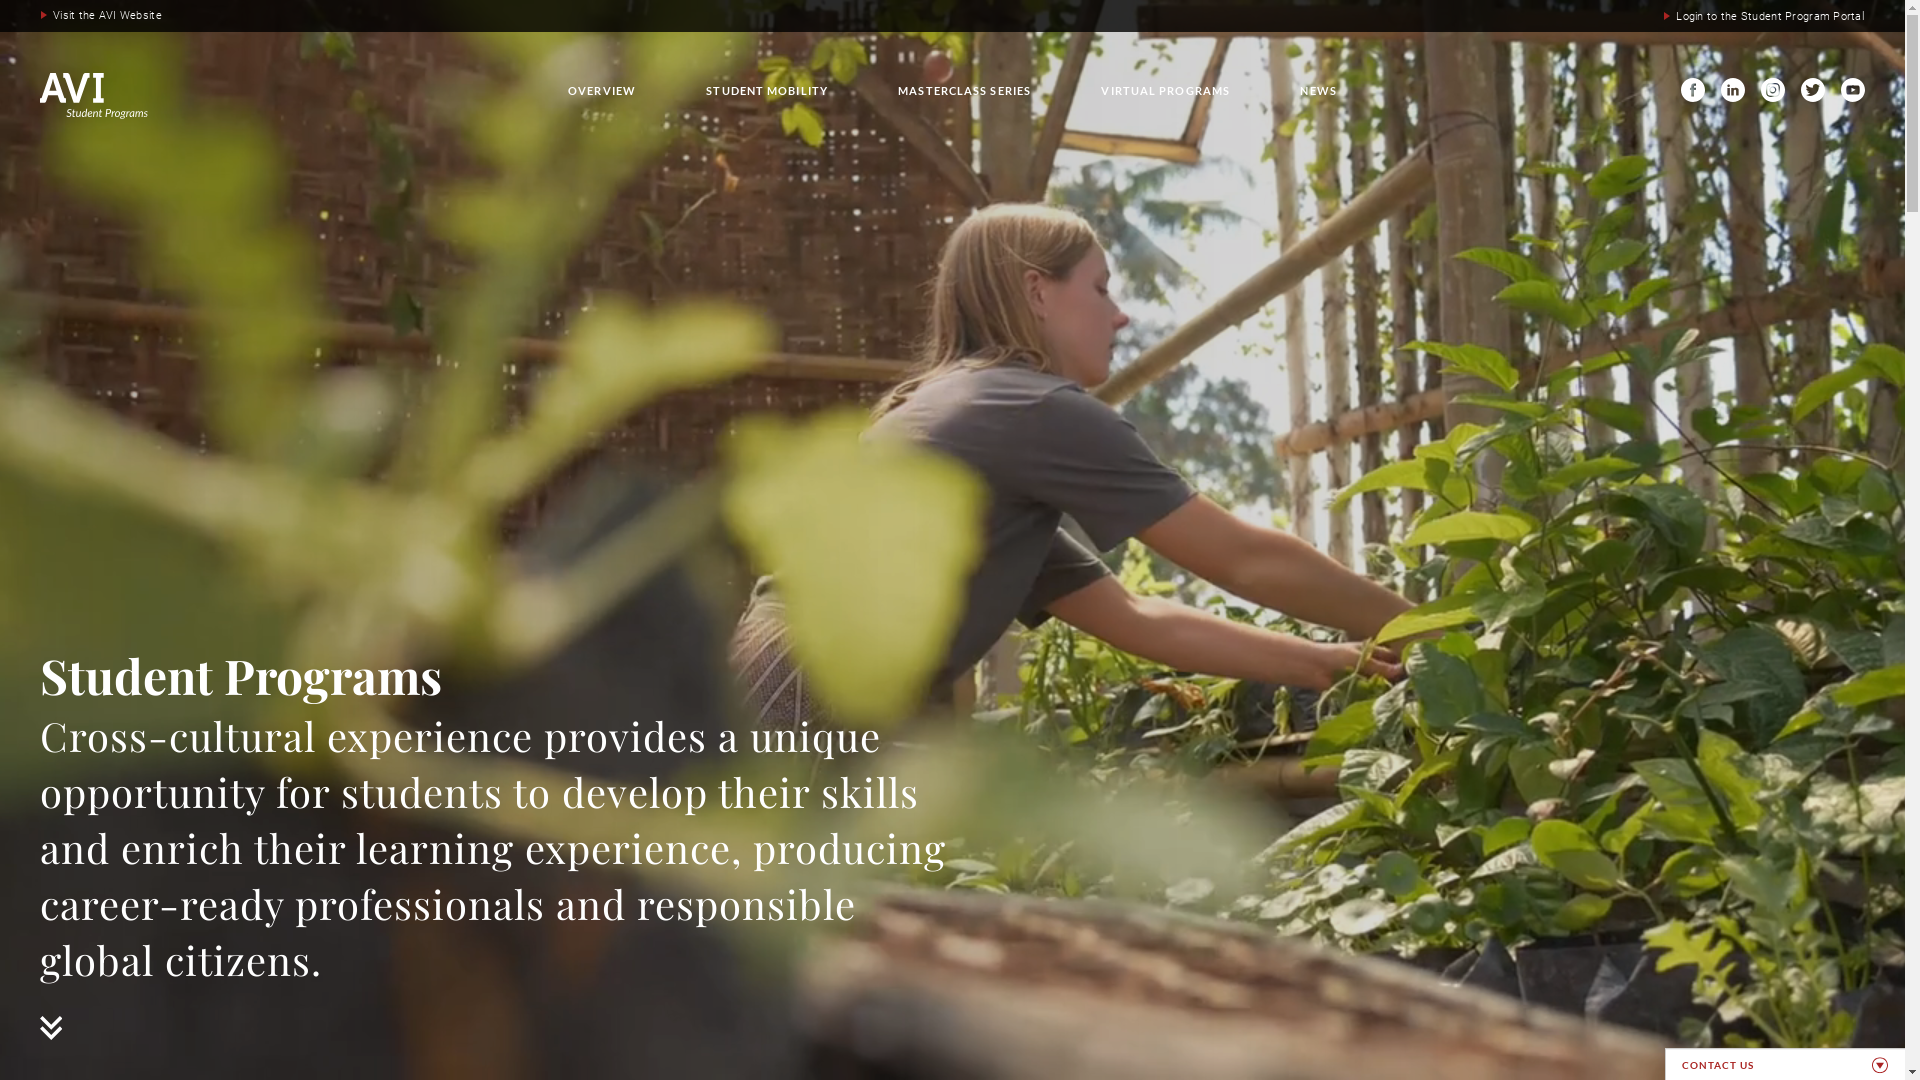 This screenshot has width=1920, height=1080. I want to click on 'STUDENT MOBILITY', so click(766, 90).